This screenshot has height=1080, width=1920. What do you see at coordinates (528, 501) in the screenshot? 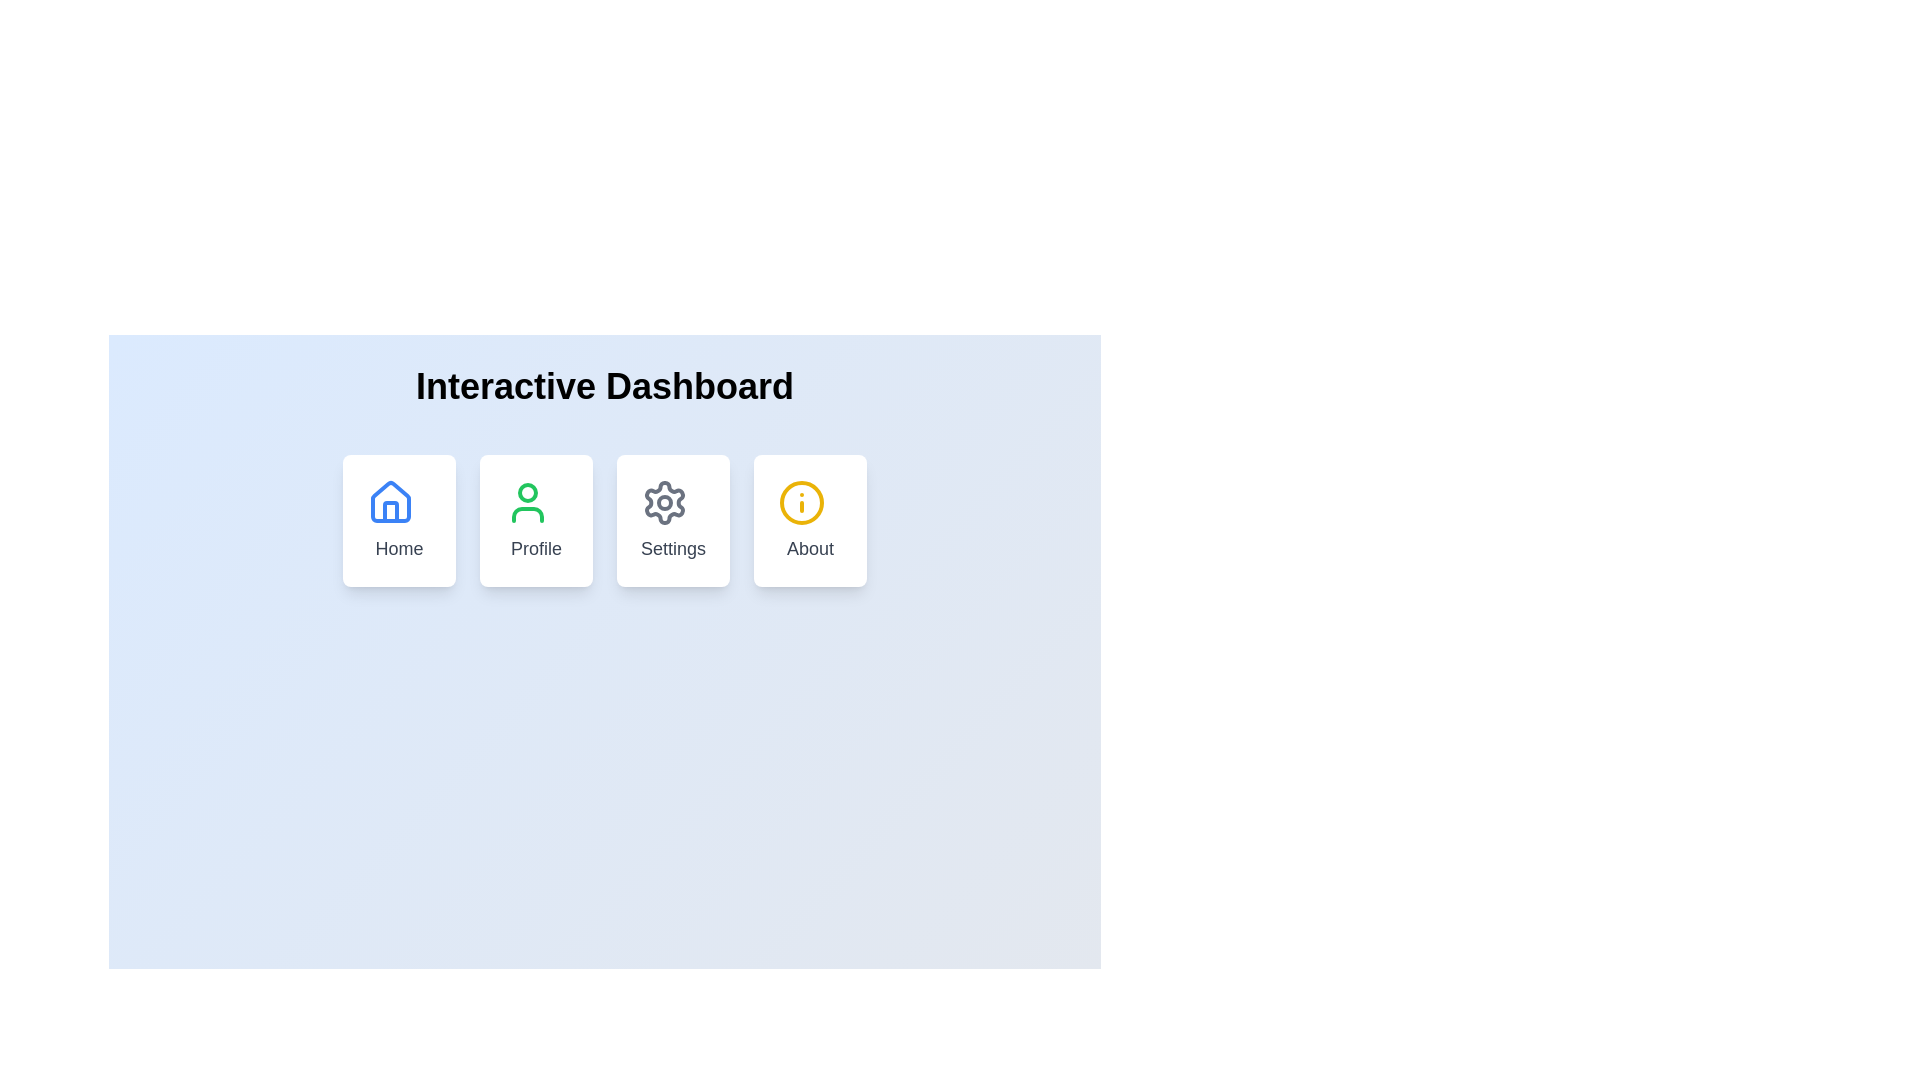
I see `the user profile icon located in the second position of the horizontal row of four buttons, which is used for accessing profile-related features` at bounding box center [528, 501].